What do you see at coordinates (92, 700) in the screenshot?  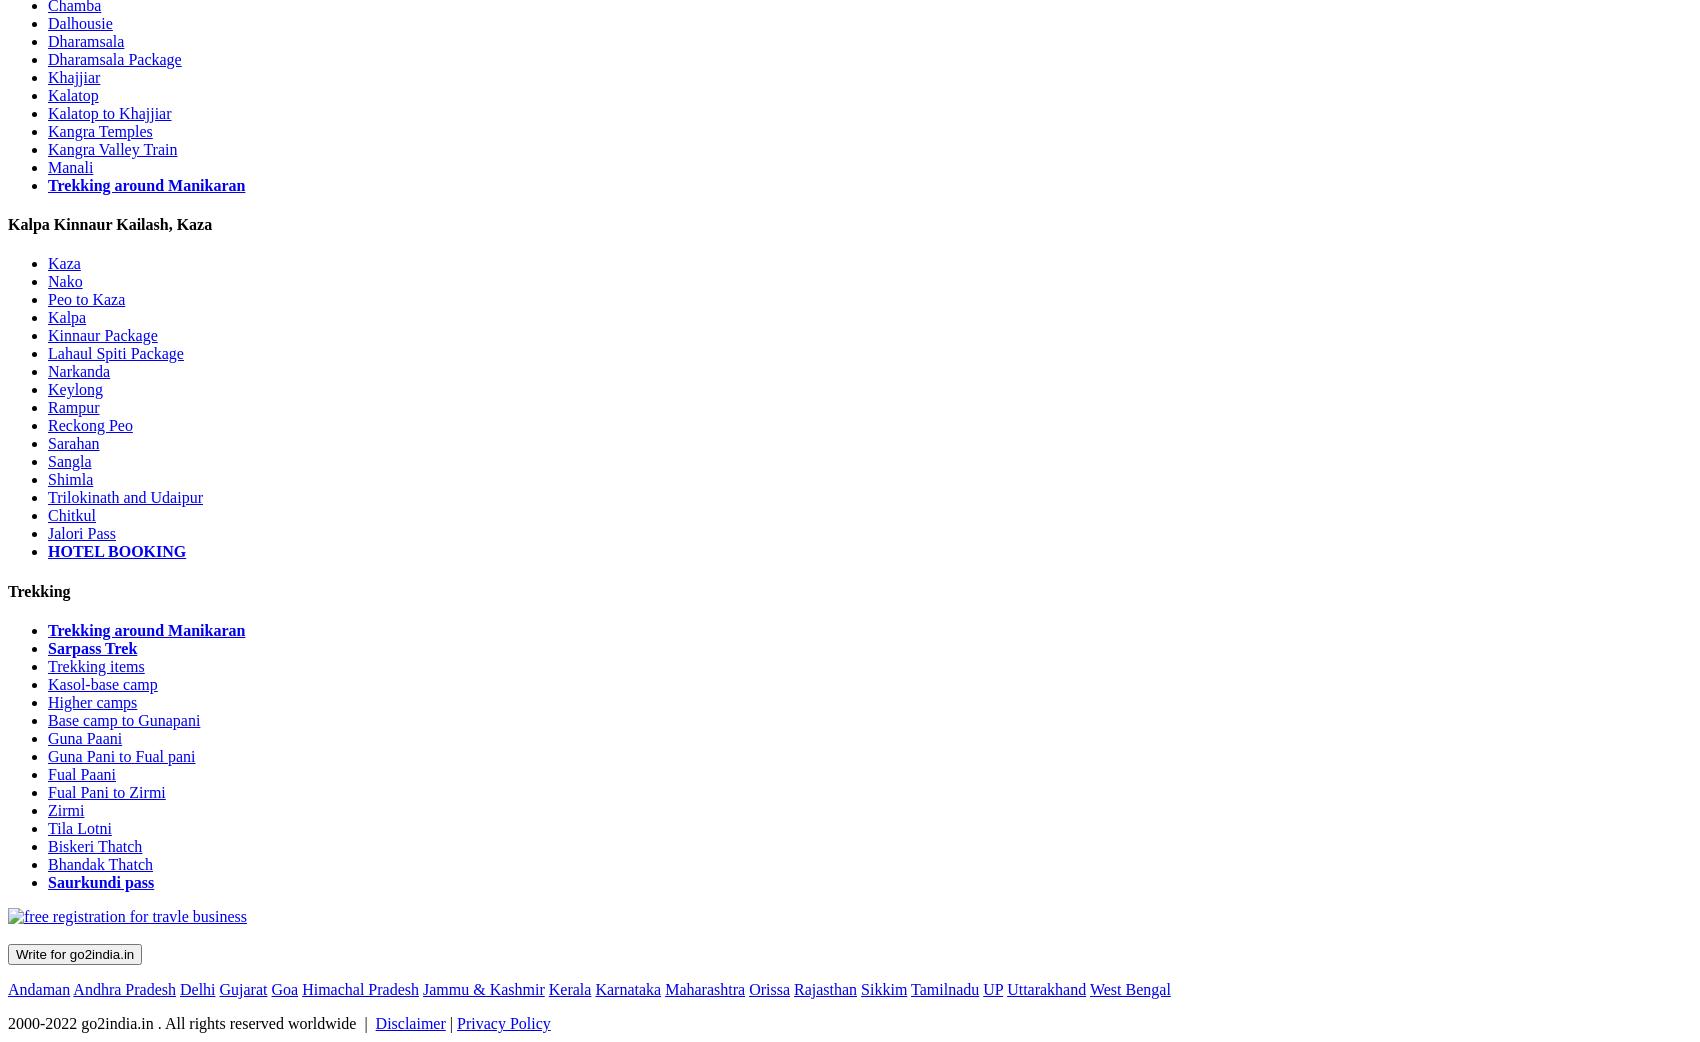 I see `'Higher camps'` at bounding box center [92, 700].